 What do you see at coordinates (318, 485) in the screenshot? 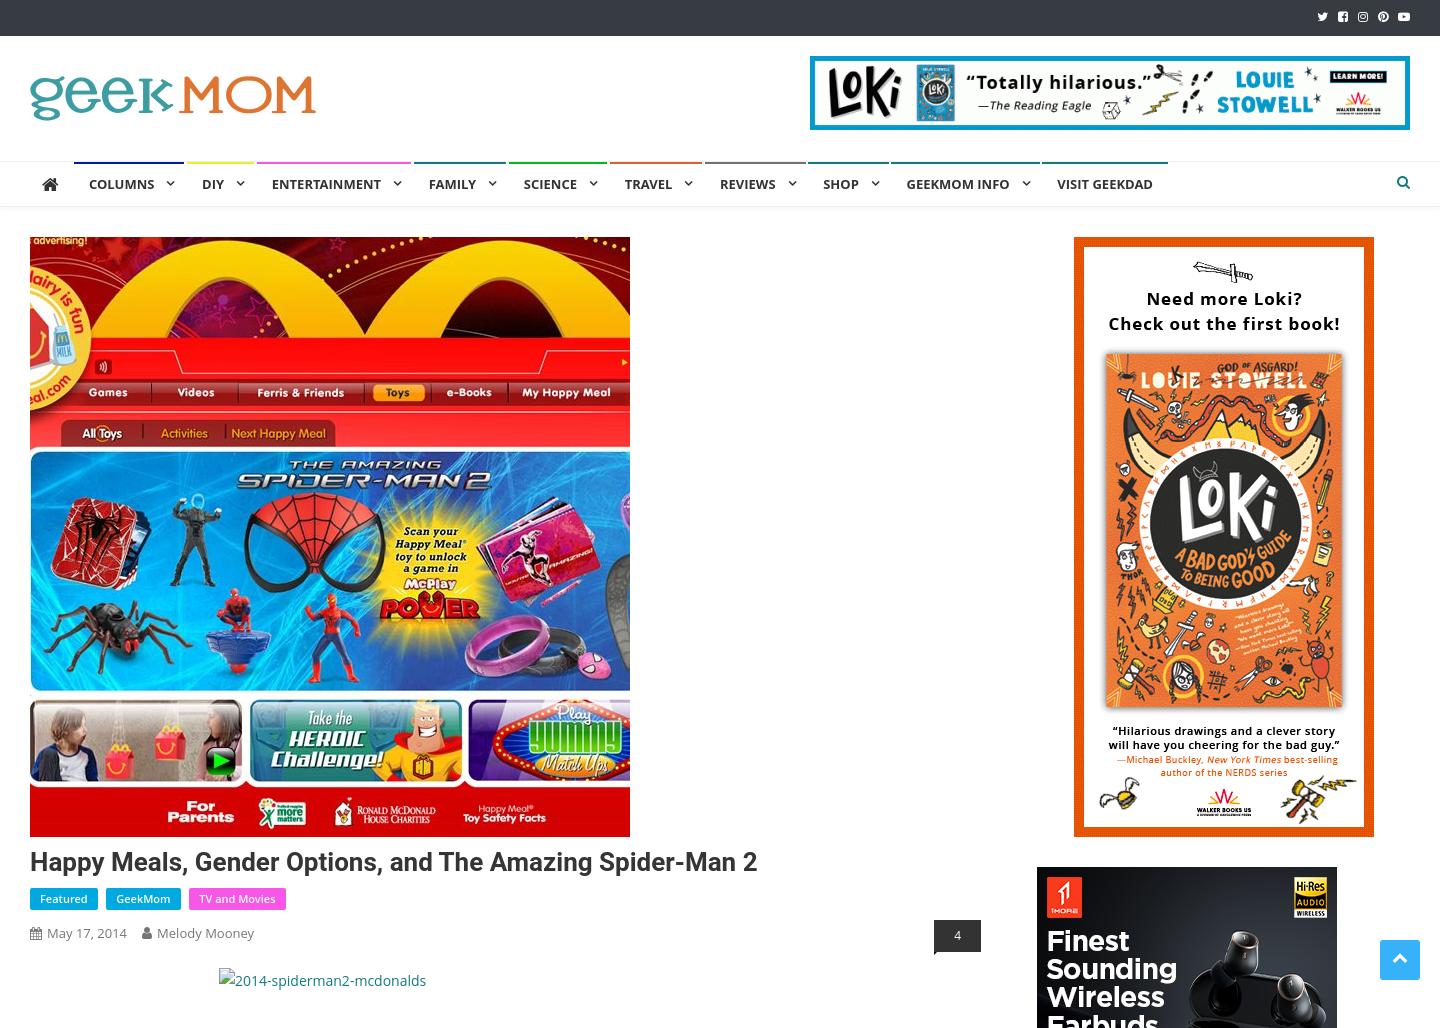
I see `'Conventions'` at bounding box center [318, 485].